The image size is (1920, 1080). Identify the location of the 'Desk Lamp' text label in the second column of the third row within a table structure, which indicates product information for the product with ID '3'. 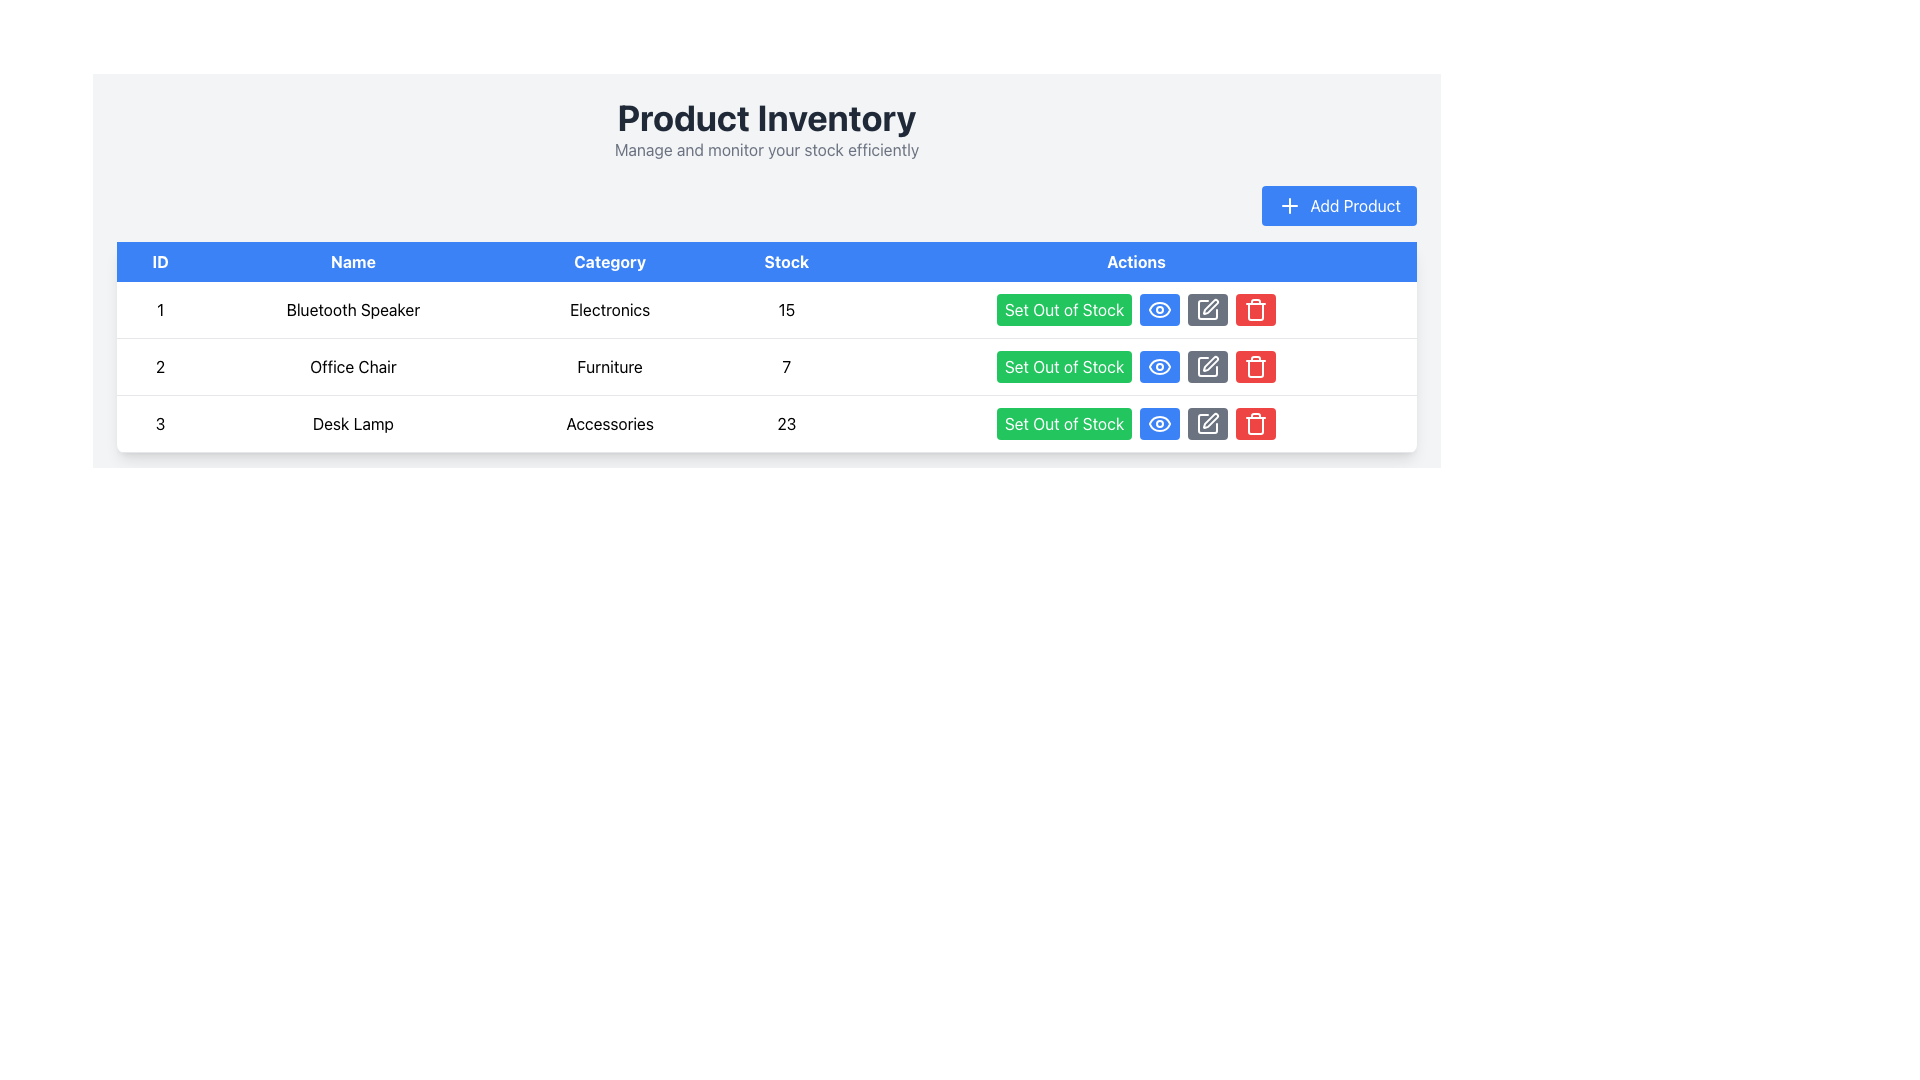
(353, 423).